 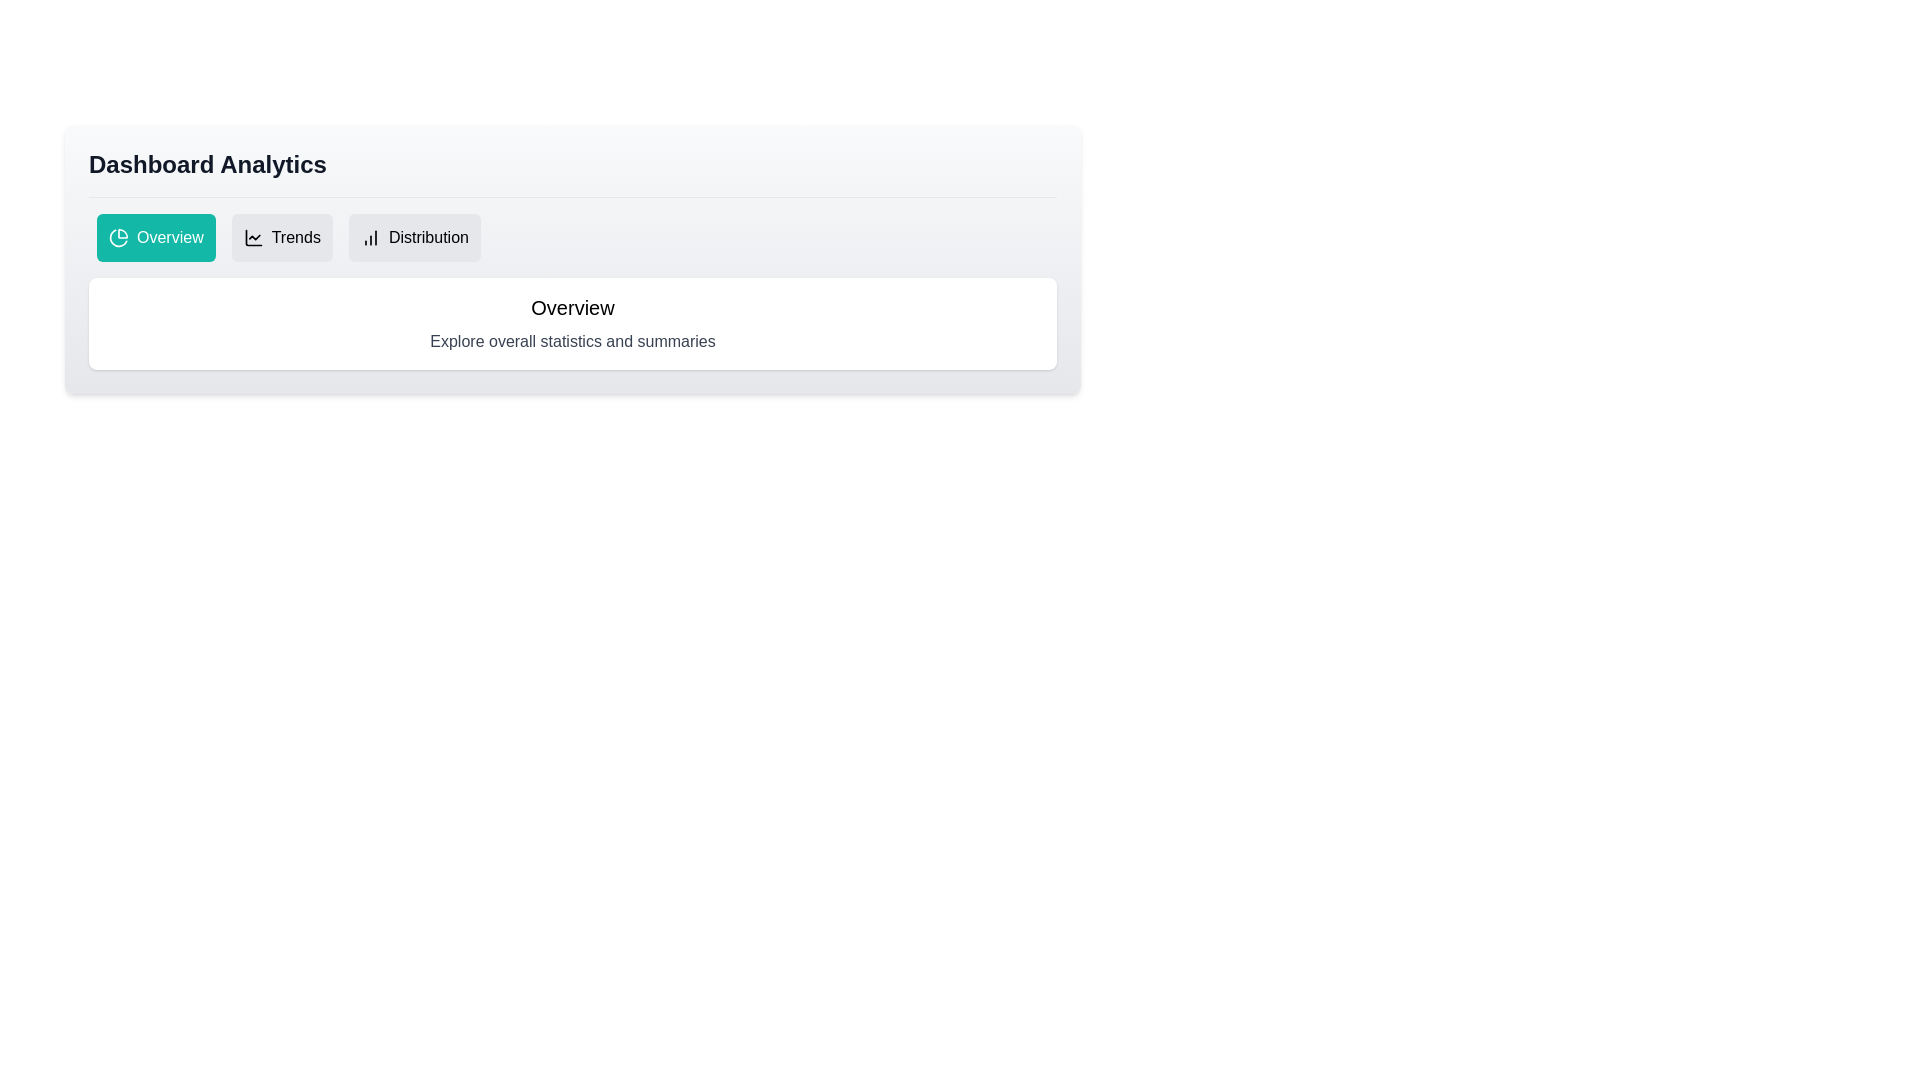 I want to click on the Trends tab by clicking on its respective button, so click(x=281, y=237).